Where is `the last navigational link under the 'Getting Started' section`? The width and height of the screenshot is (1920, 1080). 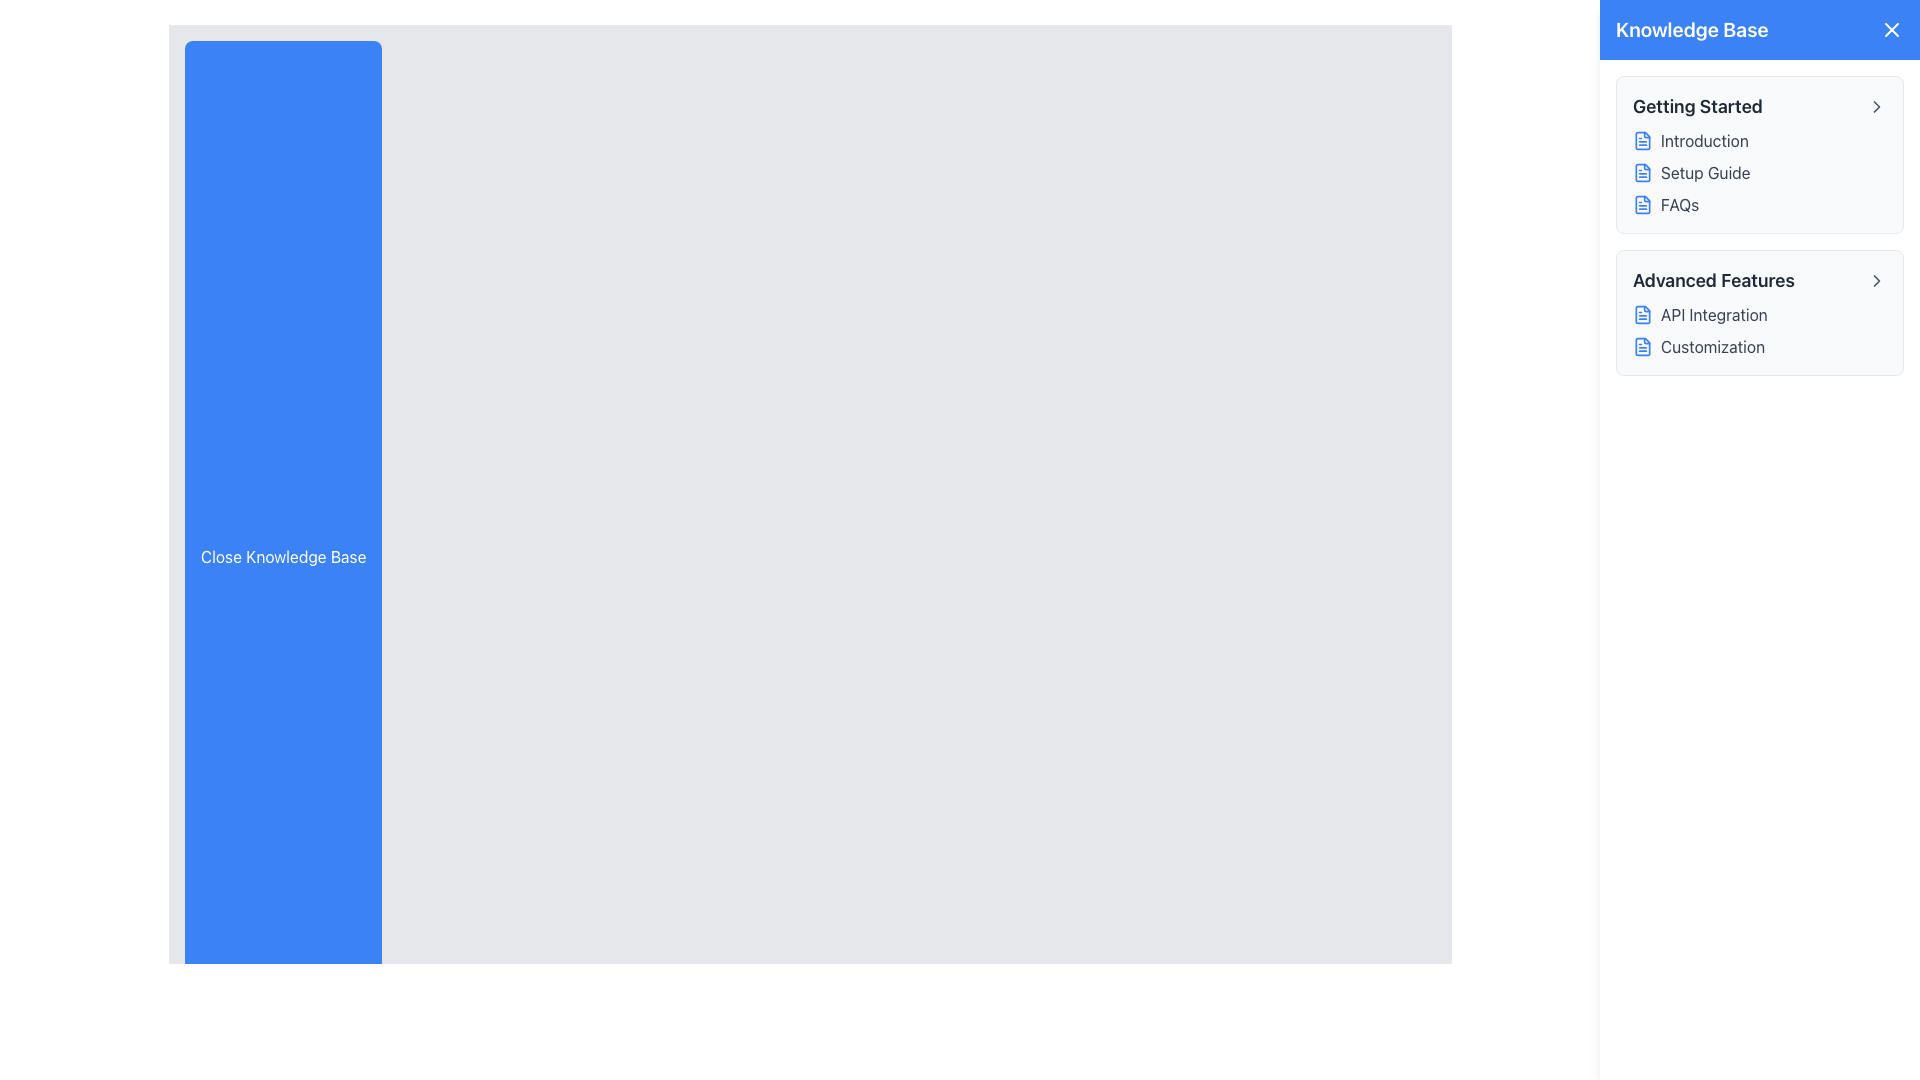
the last navigational link under the 'Getting Started' section is located at coordinates (1760, 204).